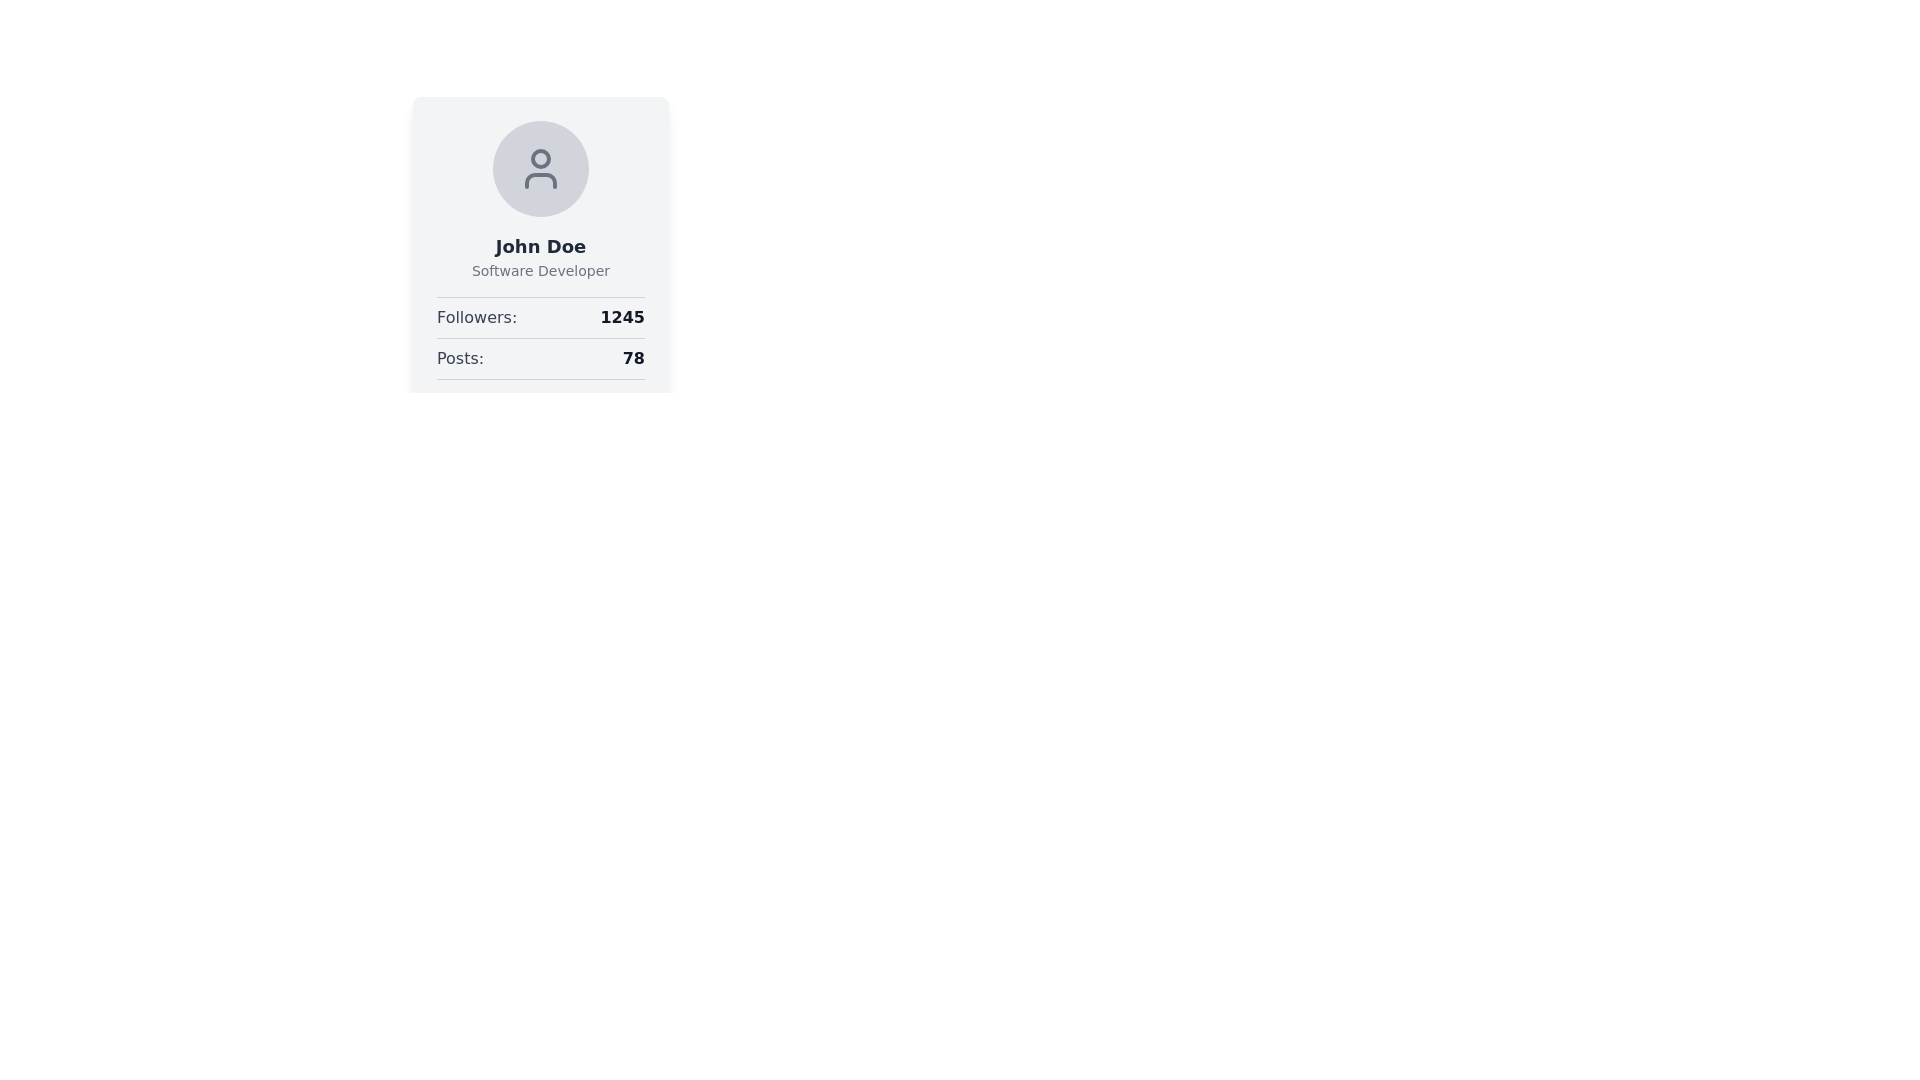  Describe the element at coordinates (621, 316) in the screenshot. I see `text content displayed in bold and dark font showing the number '1245', which is aligned next to the label 'Followers:' in the user profile section` at that location.